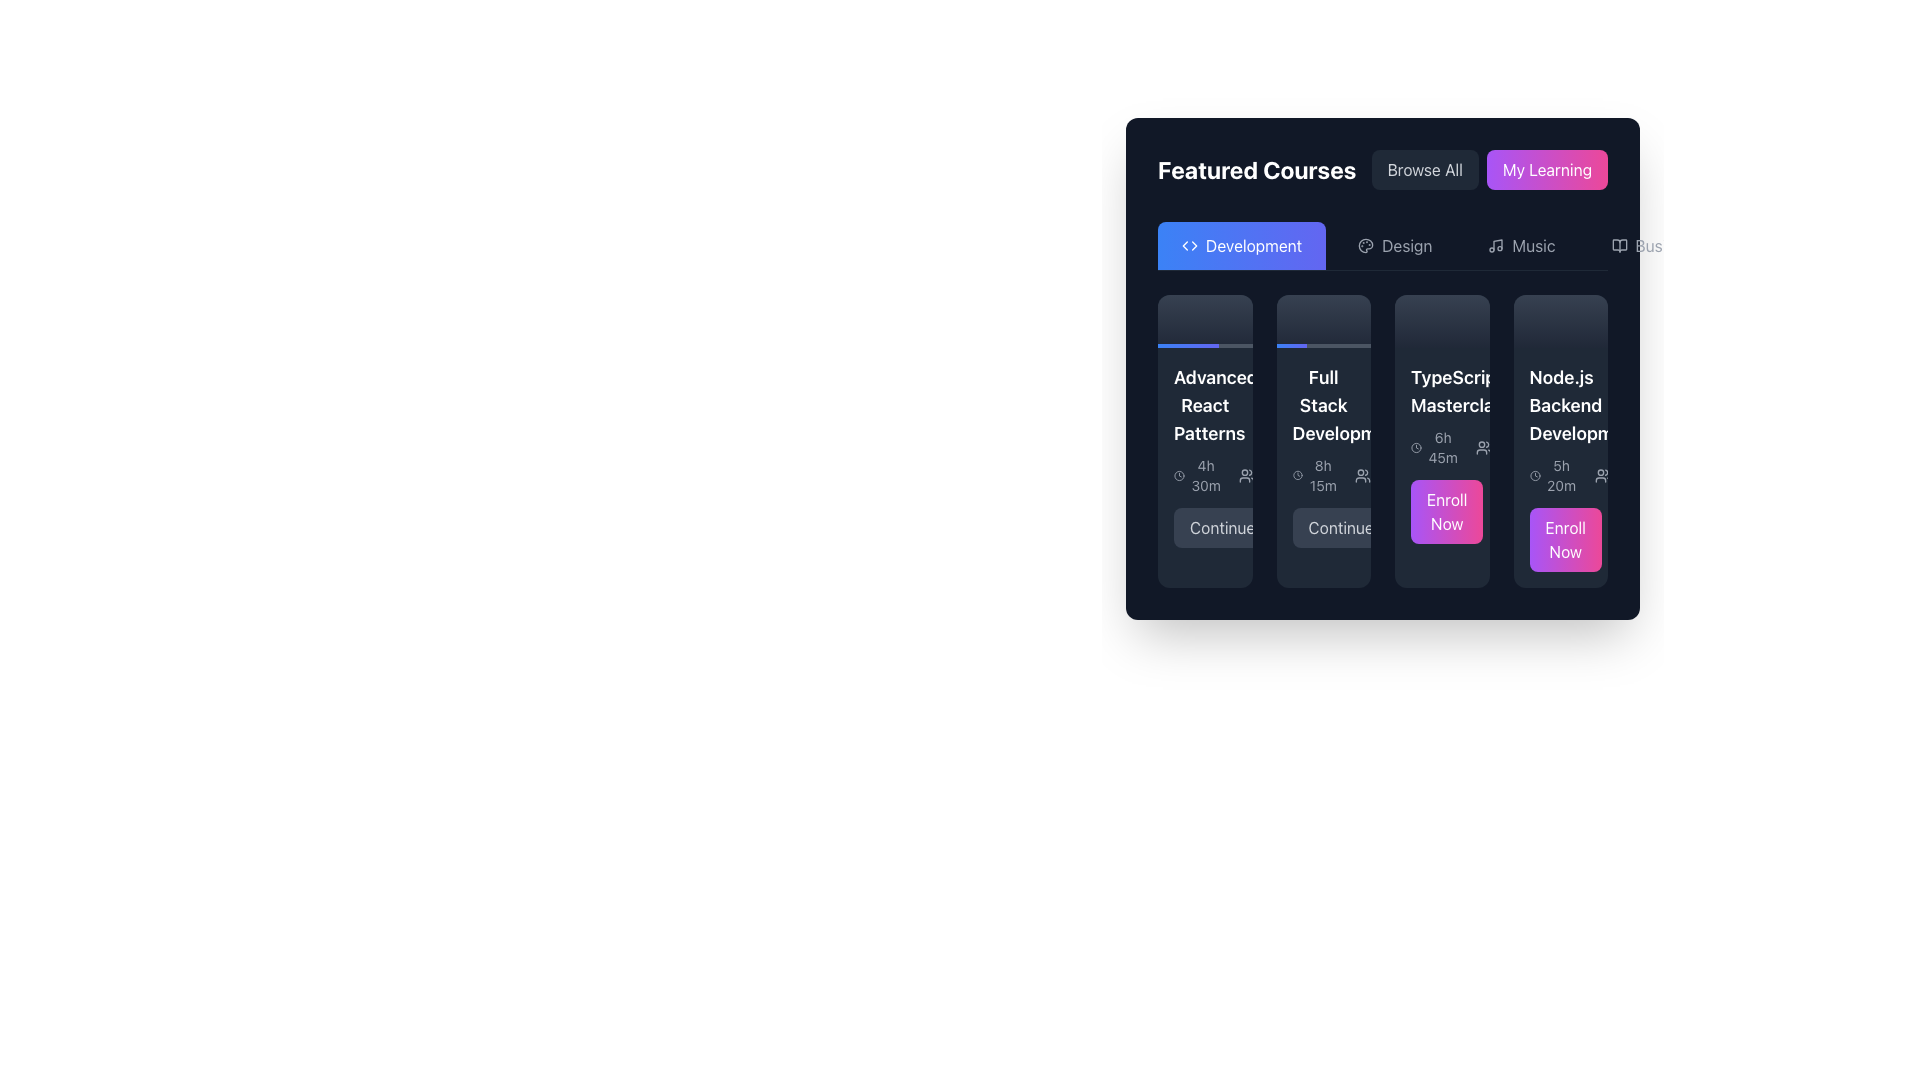 The width and height of the screenshot is (1920, 1080). What do you see at coordinates (1381, 168) in the screenshot?
I see `the 'Browse All' button, which is part of the Composite UI element containing the heading 'Featured Courses'. This button is styled in dark grey with white text and is located on the right side of the element` at bounding box center [1381, 168].